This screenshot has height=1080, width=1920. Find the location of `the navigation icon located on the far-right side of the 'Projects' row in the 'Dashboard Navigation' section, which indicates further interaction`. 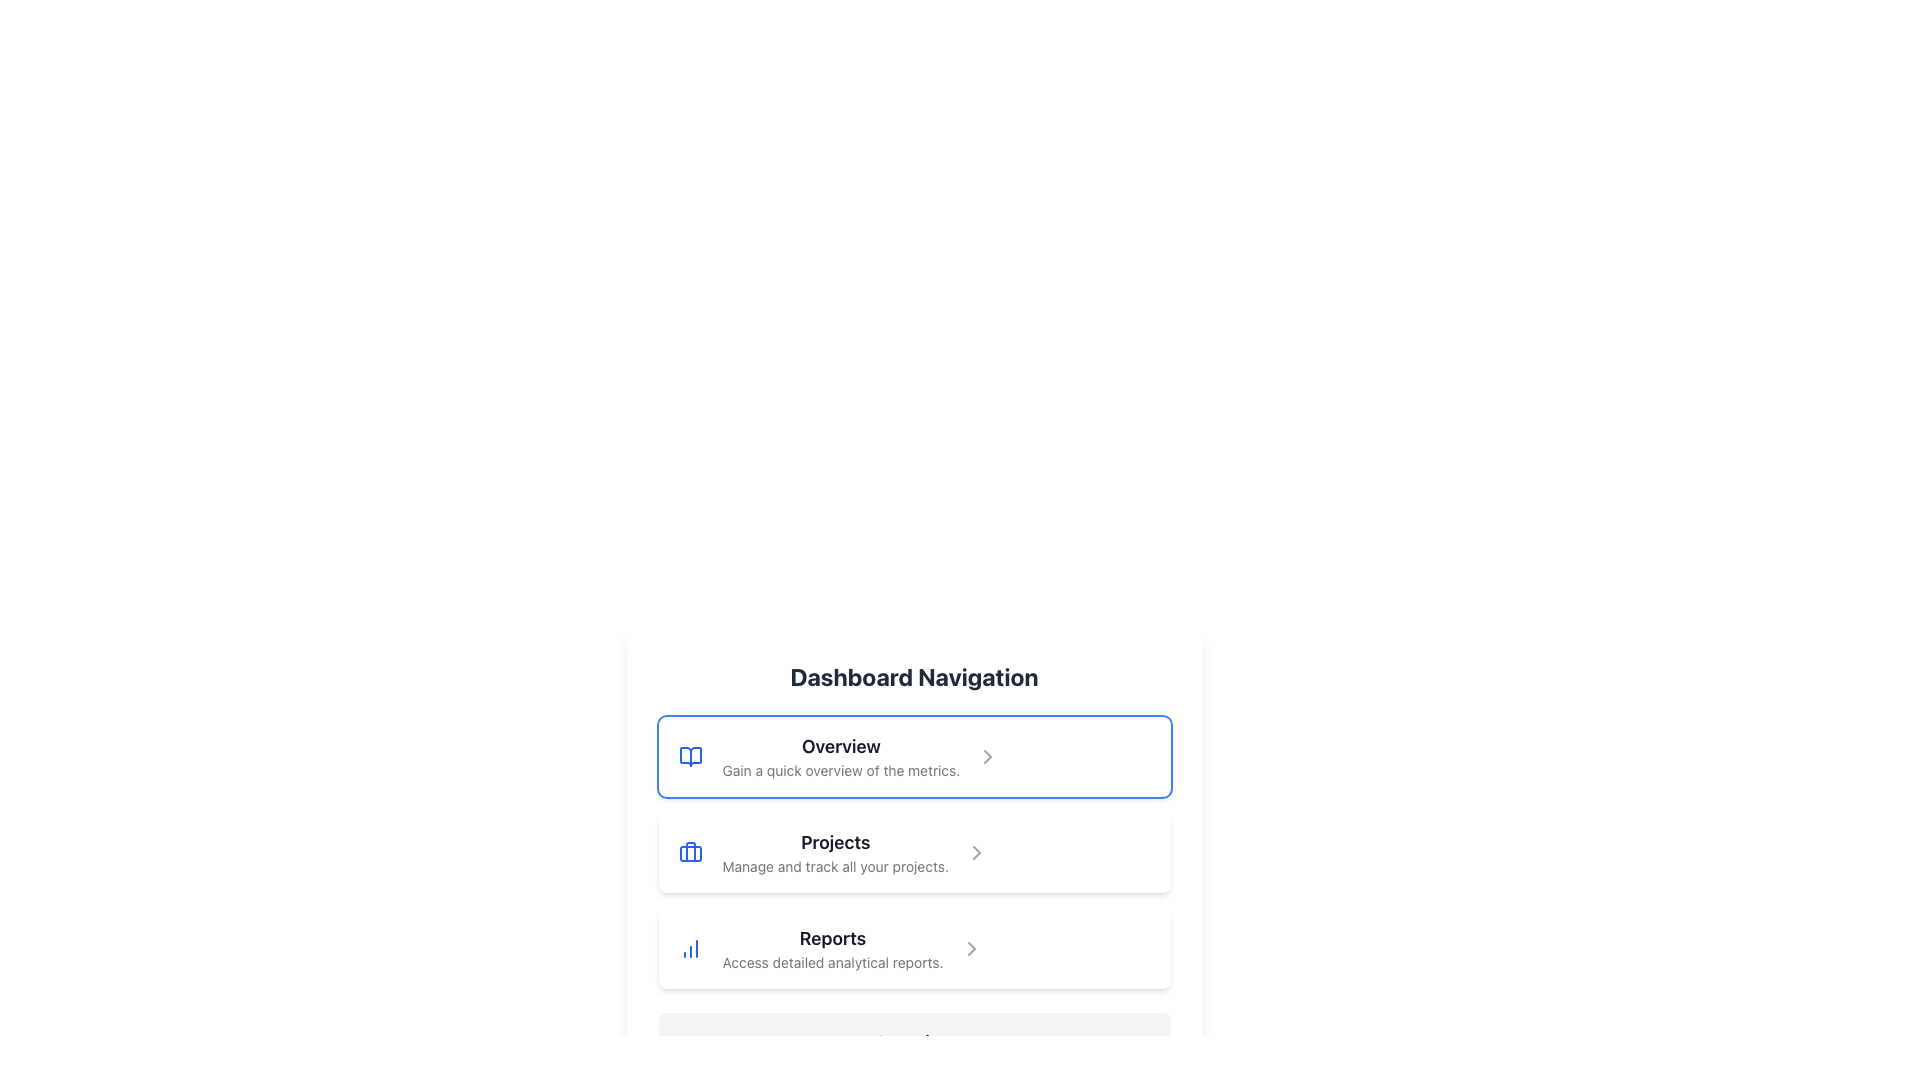

the navigation icon located on the far-right side of the 'Projects' row in the 'Dashboard Navigation' section, which indicates further interaction is located at coordinates (977, 852).